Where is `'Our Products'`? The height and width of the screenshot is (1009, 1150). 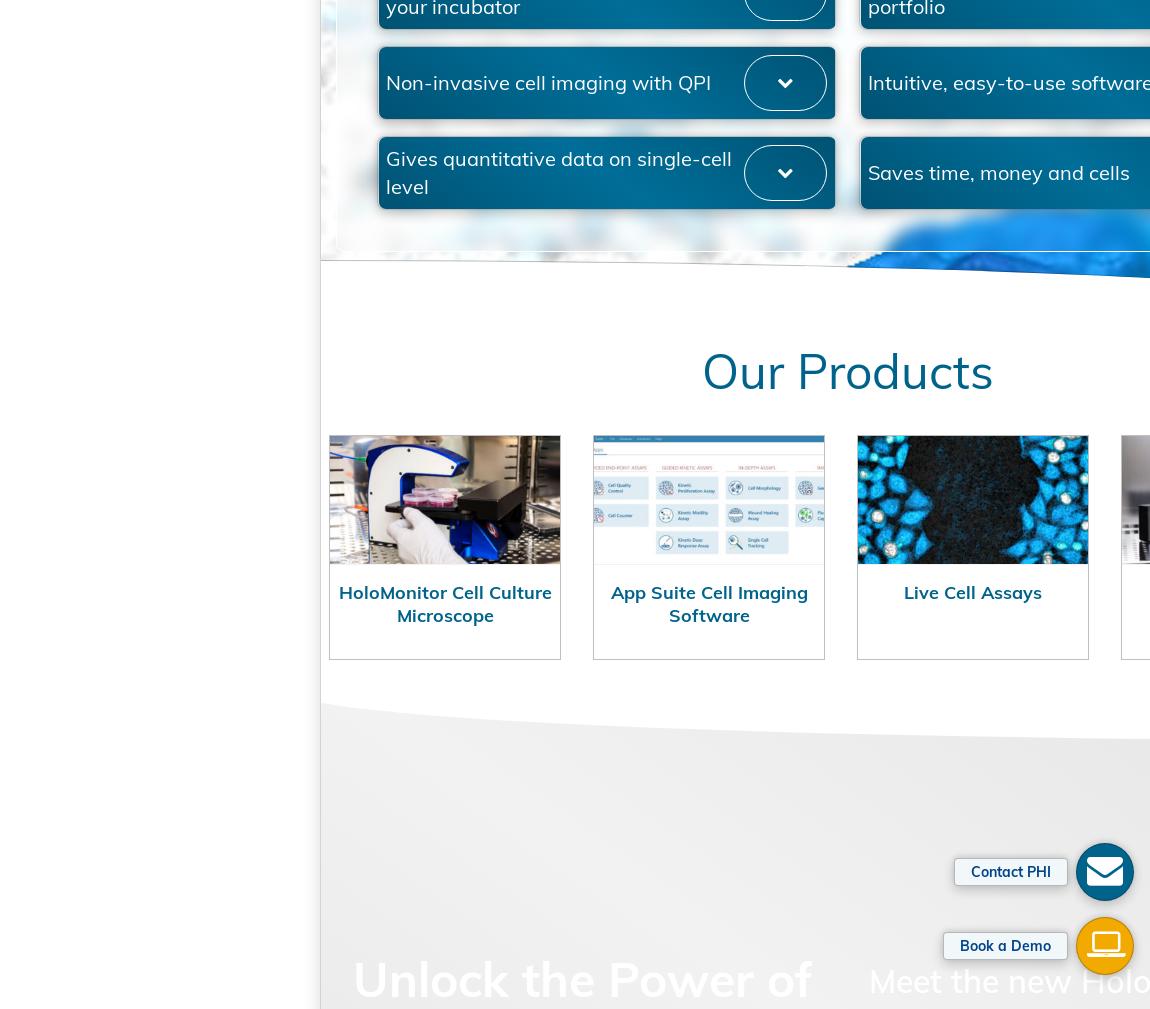 'Our Products' is located at coordinates (733, 473).